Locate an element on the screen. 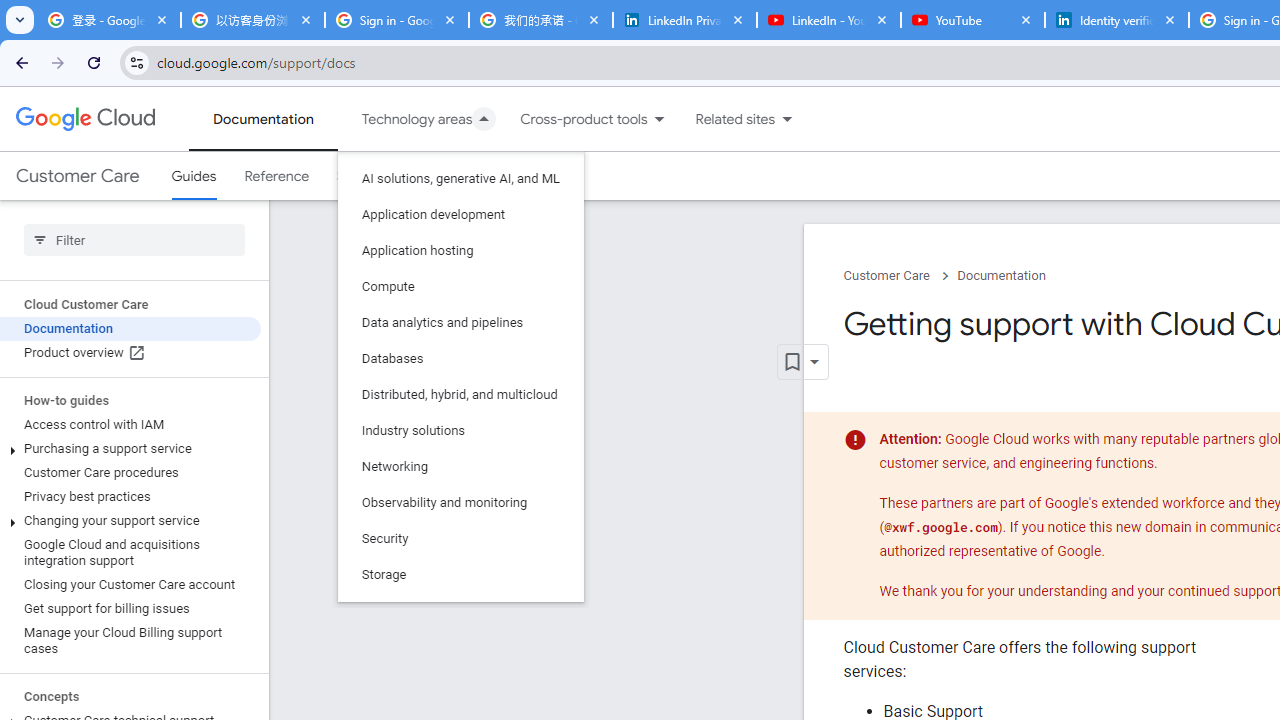  'Type to filter' is located at coordinates (133, 239).